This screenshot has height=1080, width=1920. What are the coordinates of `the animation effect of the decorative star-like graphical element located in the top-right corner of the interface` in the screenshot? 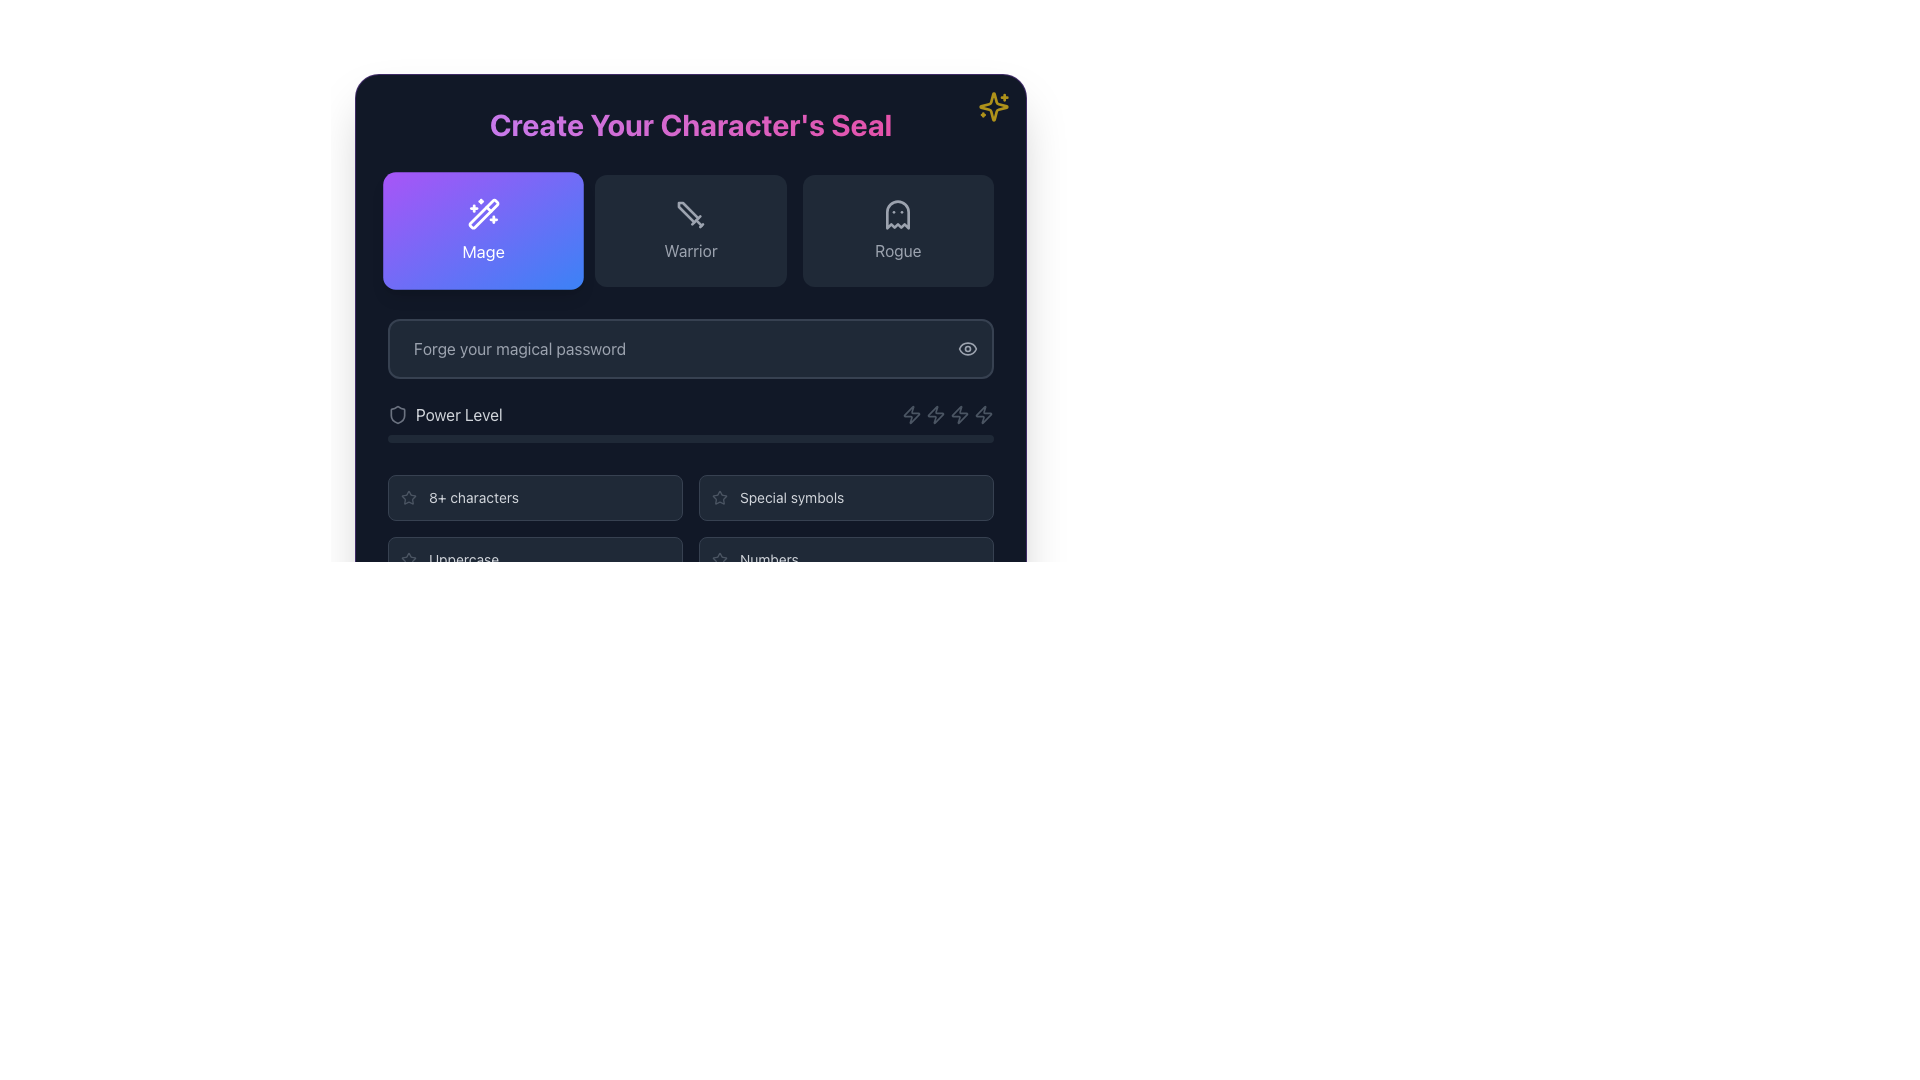 It's located at (993, 107).